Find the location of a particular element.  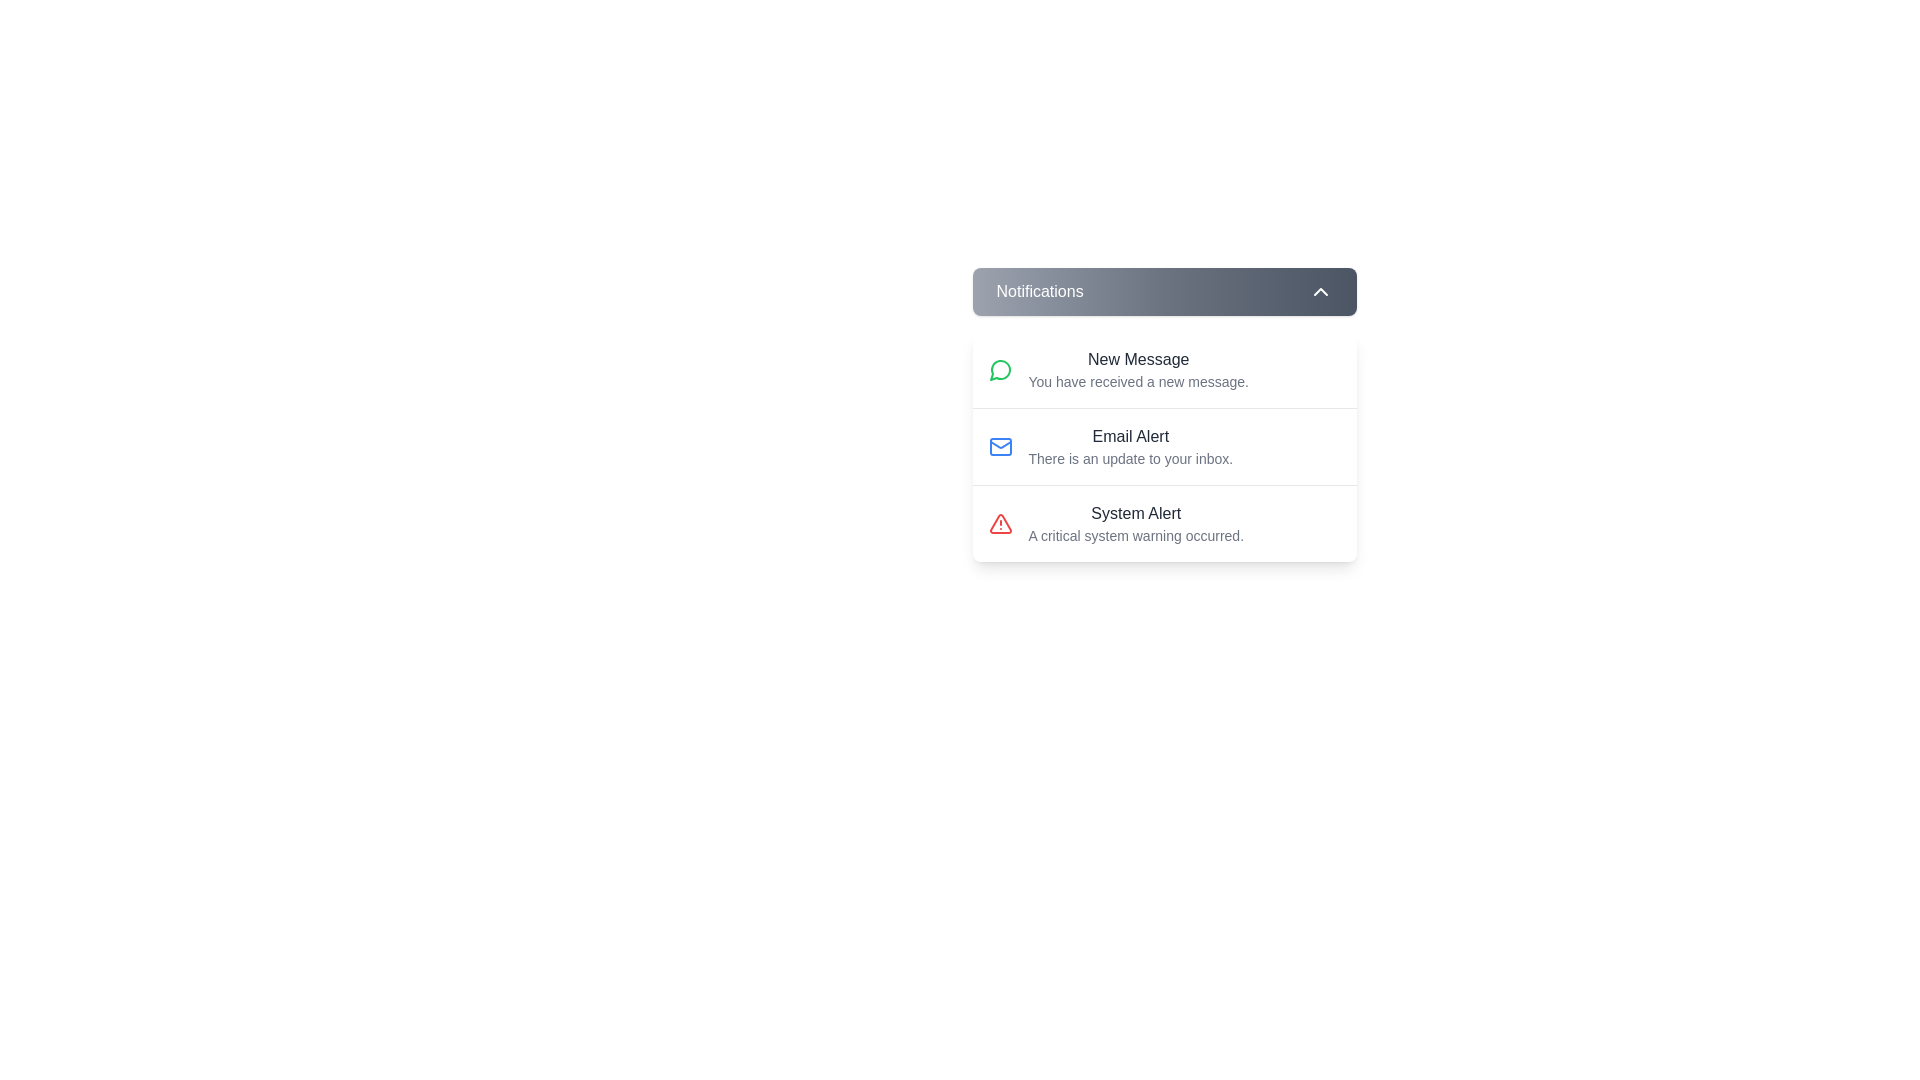

textual information from the 'System Alert' text block, which includes a bold title and a description about a critical system warning is located at coordinates (1136, 523).